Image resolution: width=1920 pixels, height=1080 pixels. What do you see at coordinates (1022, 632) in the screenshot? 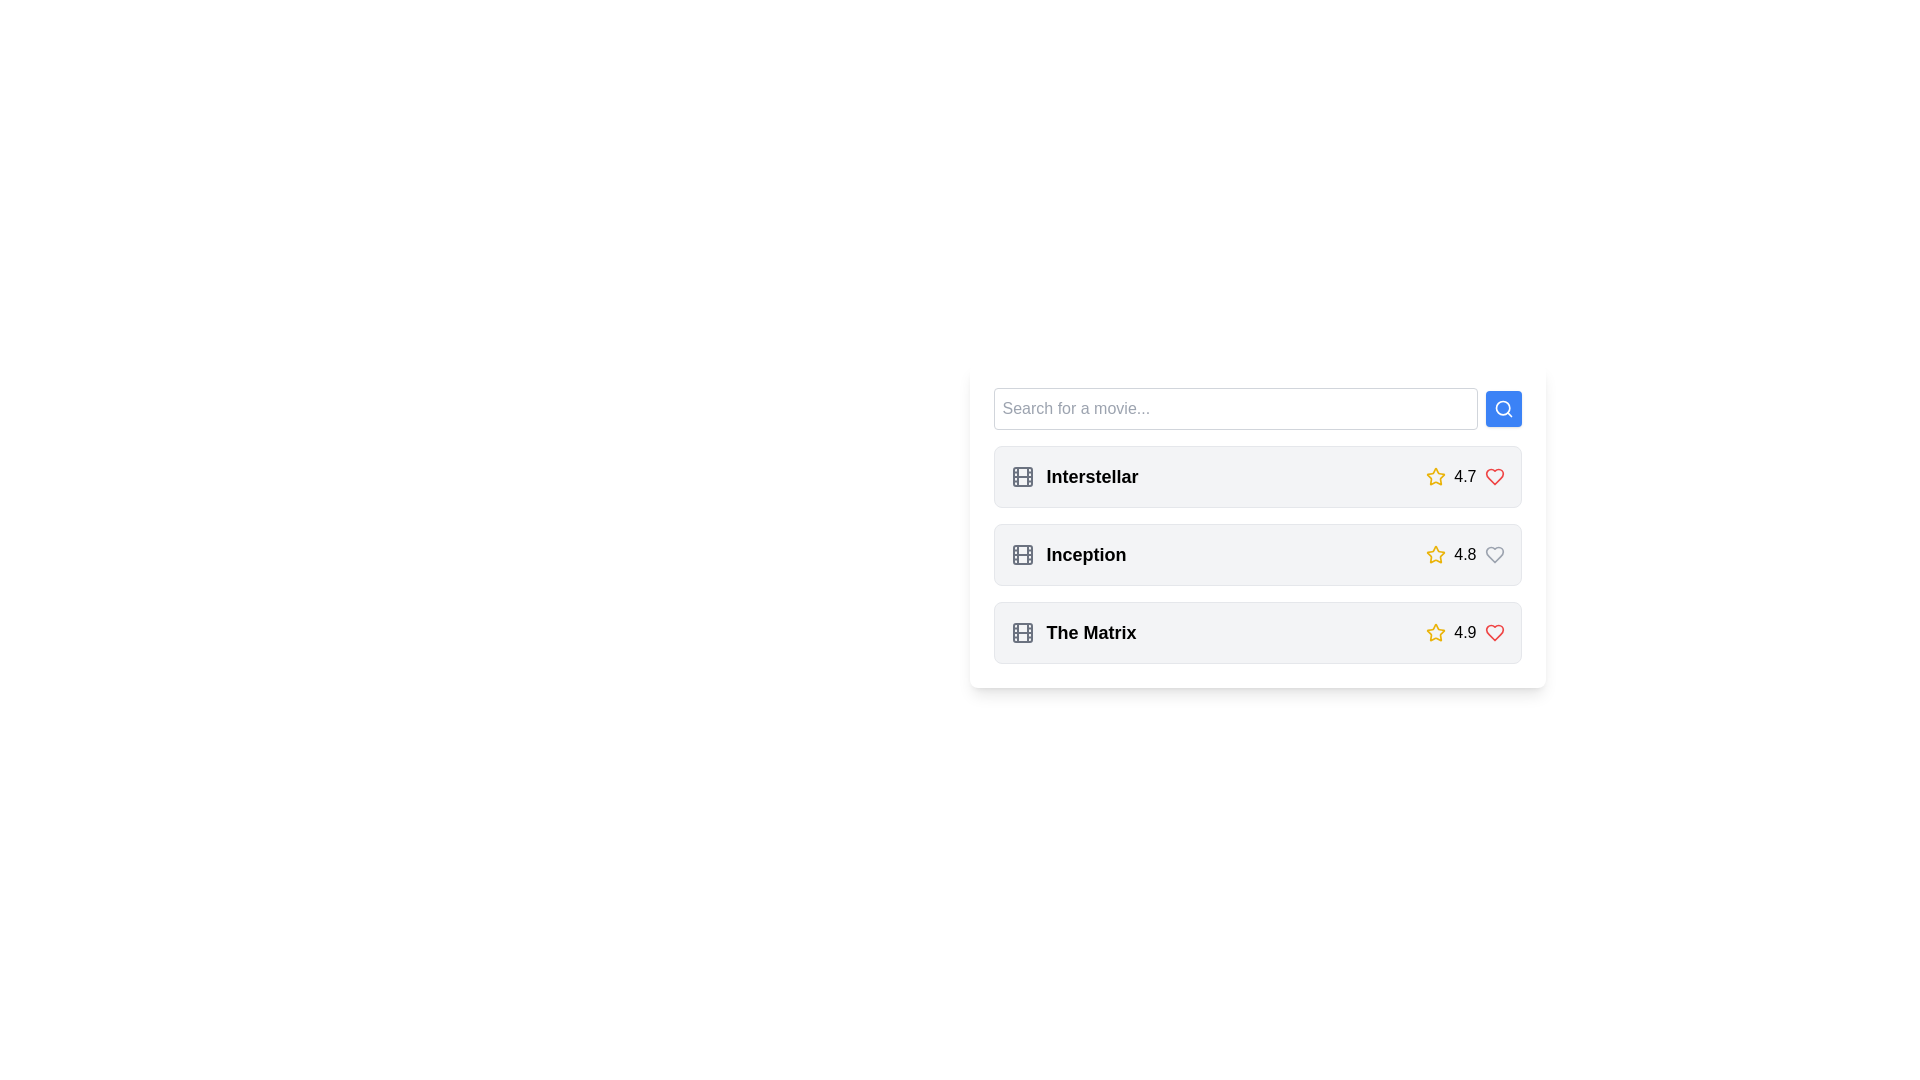
I see `the filmstrip icon located to the left of the movie title 'The Matrix' in the movie options list` at bounding box center [1022, 632].